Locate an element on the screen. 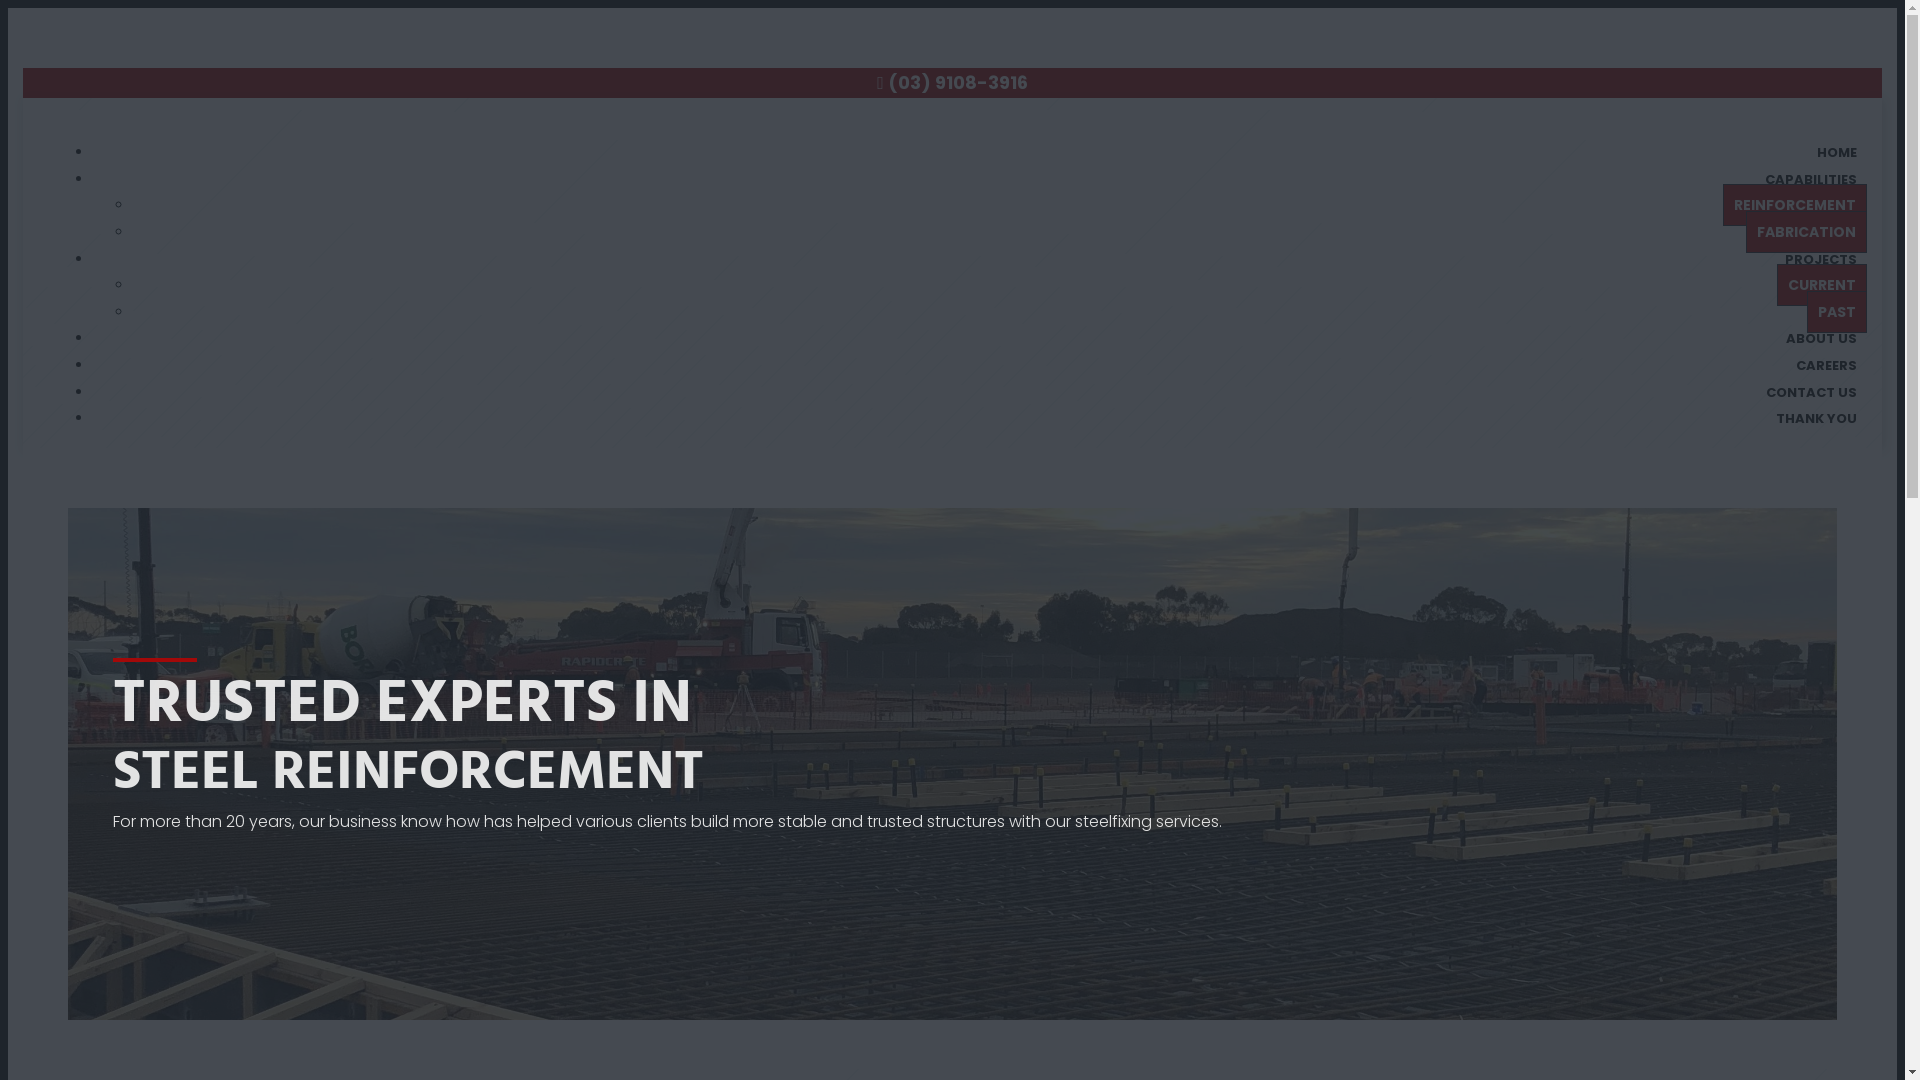  'CAREERS' is located at coordinates (1826, 365).